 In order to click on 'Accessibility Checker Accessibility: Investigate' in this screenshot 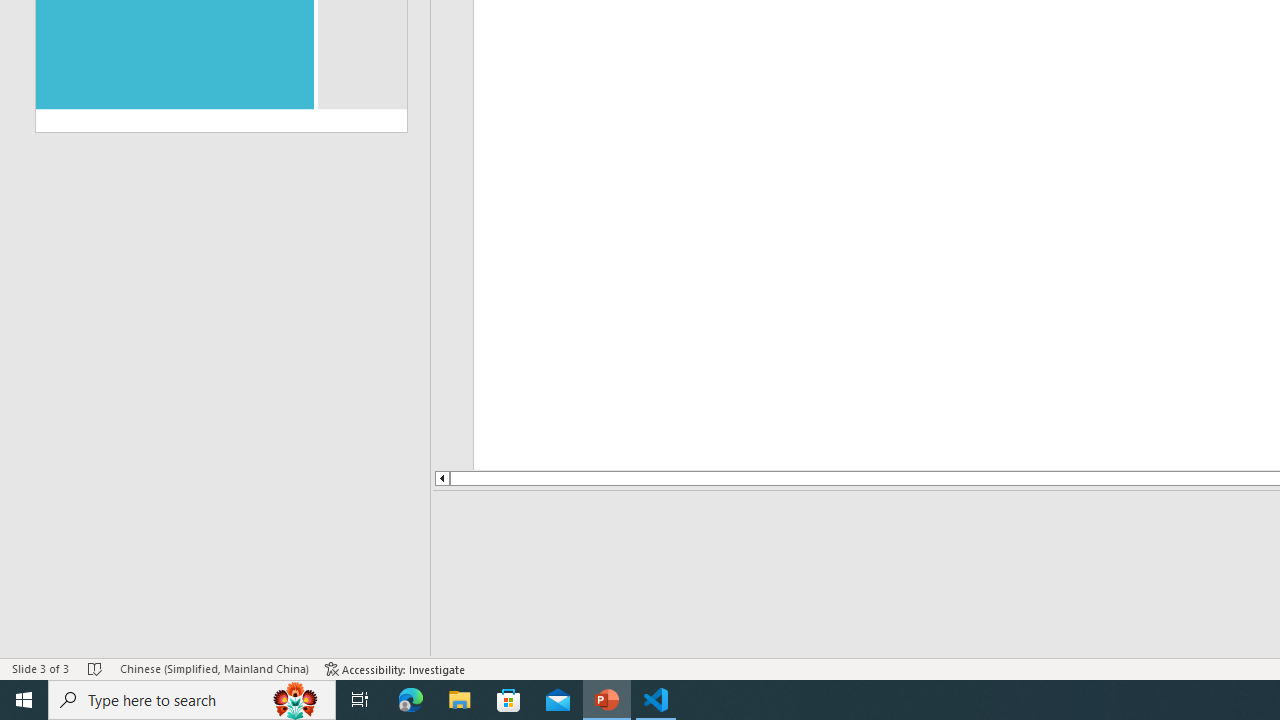, I will do `click(395, 669)`.